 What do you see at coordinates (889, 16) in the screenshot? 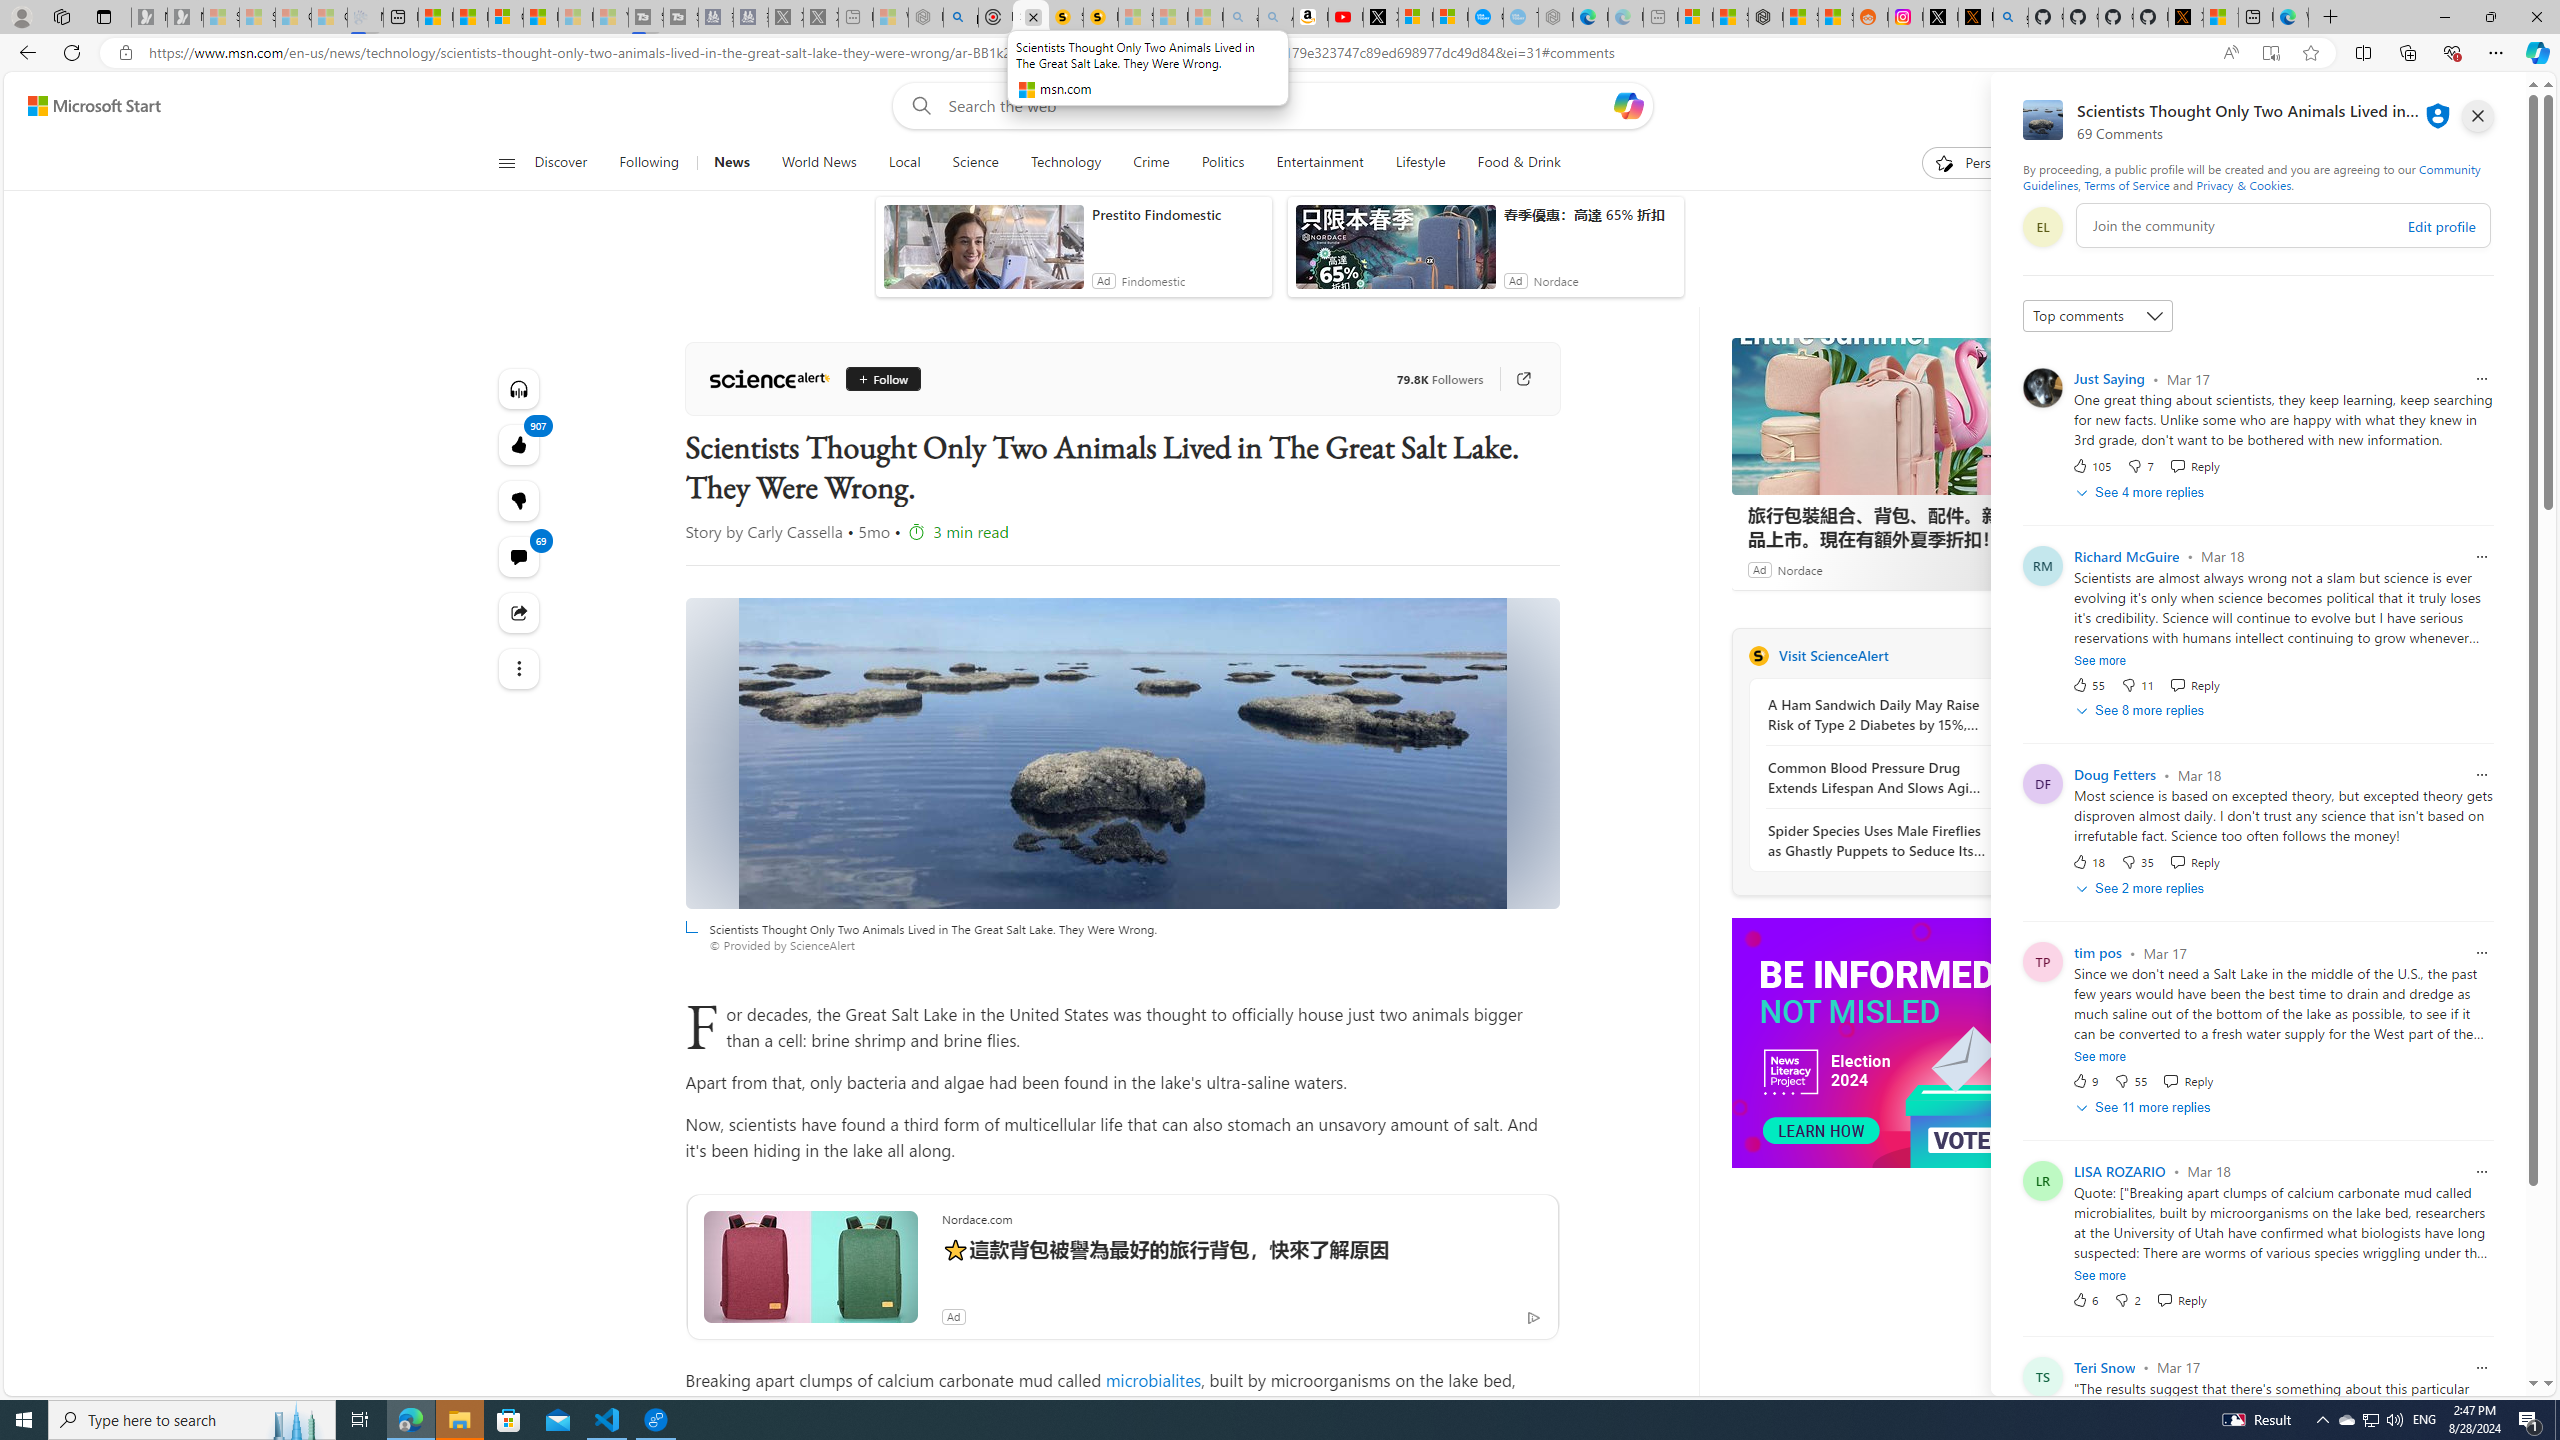
I see `'Wildlife - MSN - Sleeping'` at bounding box center [889, 16].